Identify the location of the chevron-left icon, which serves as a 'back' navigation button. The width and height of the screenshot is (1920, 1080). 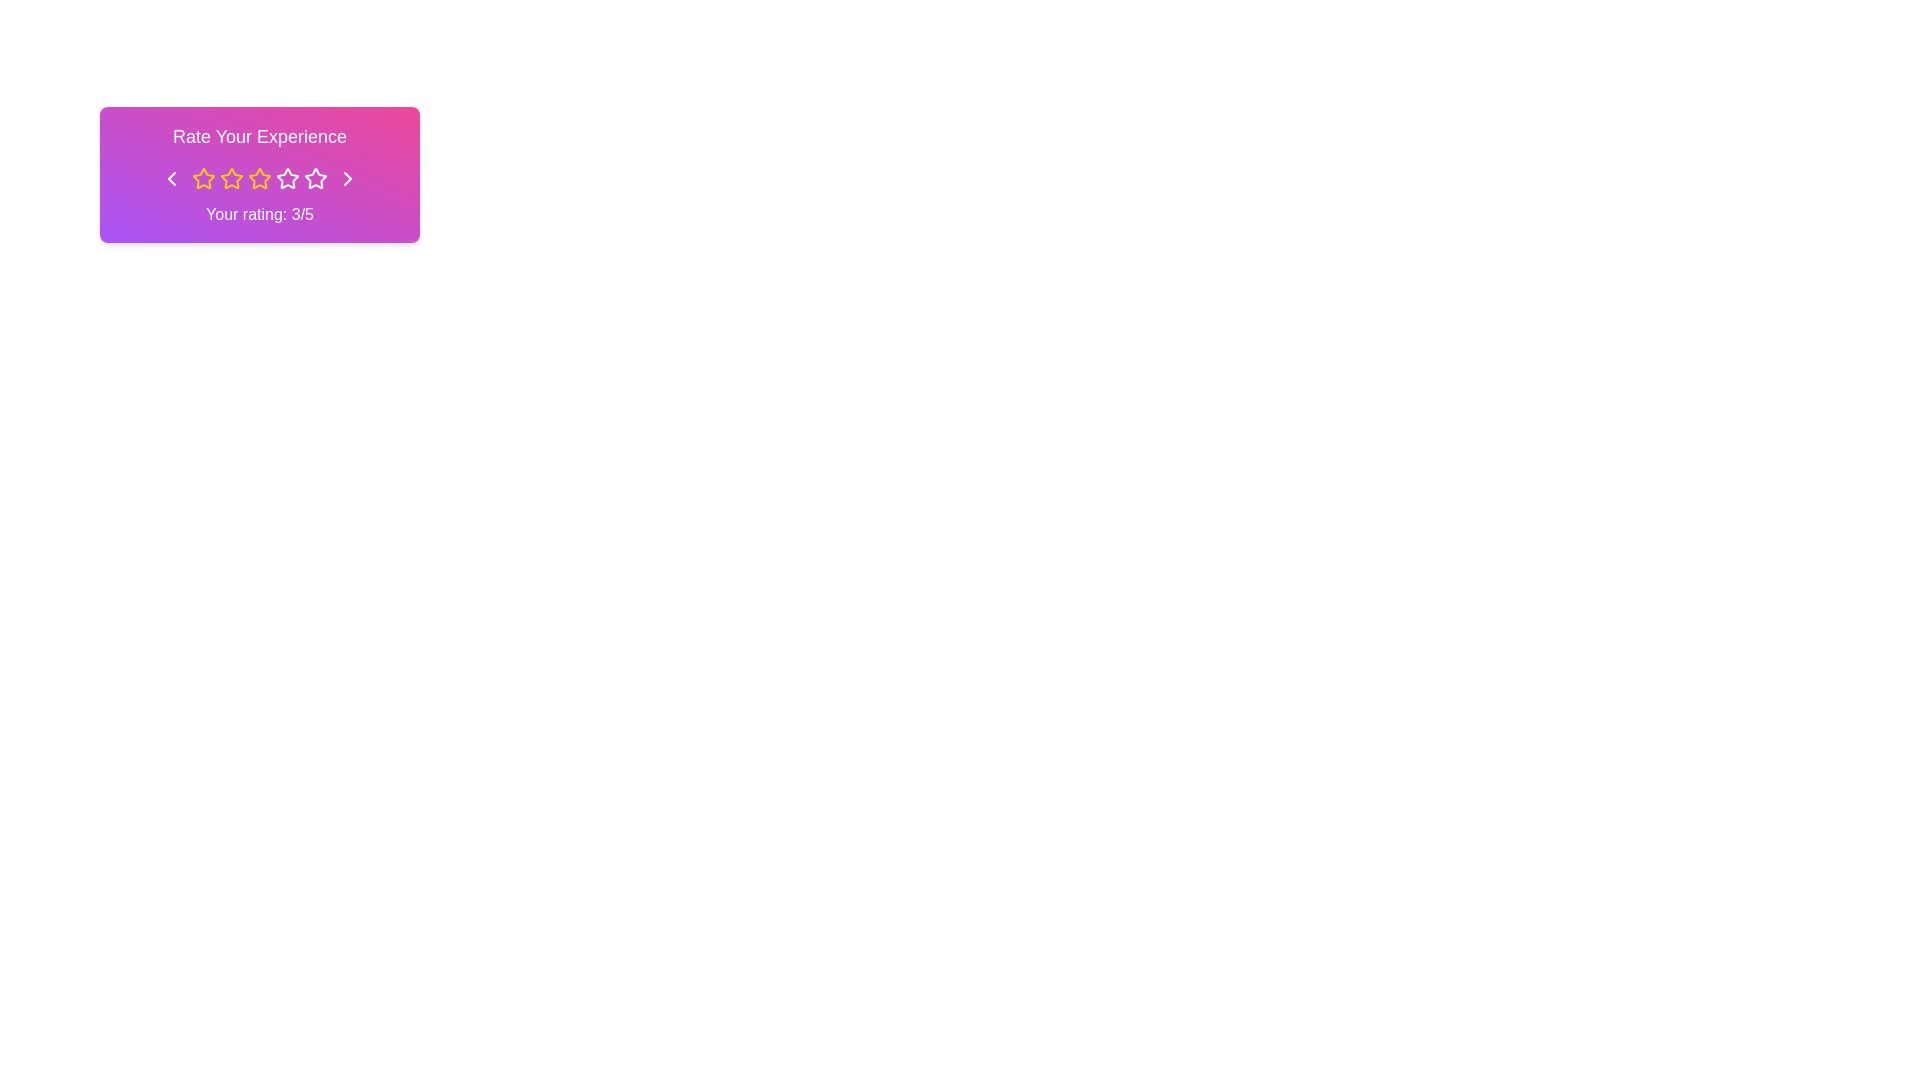
(172, 177).